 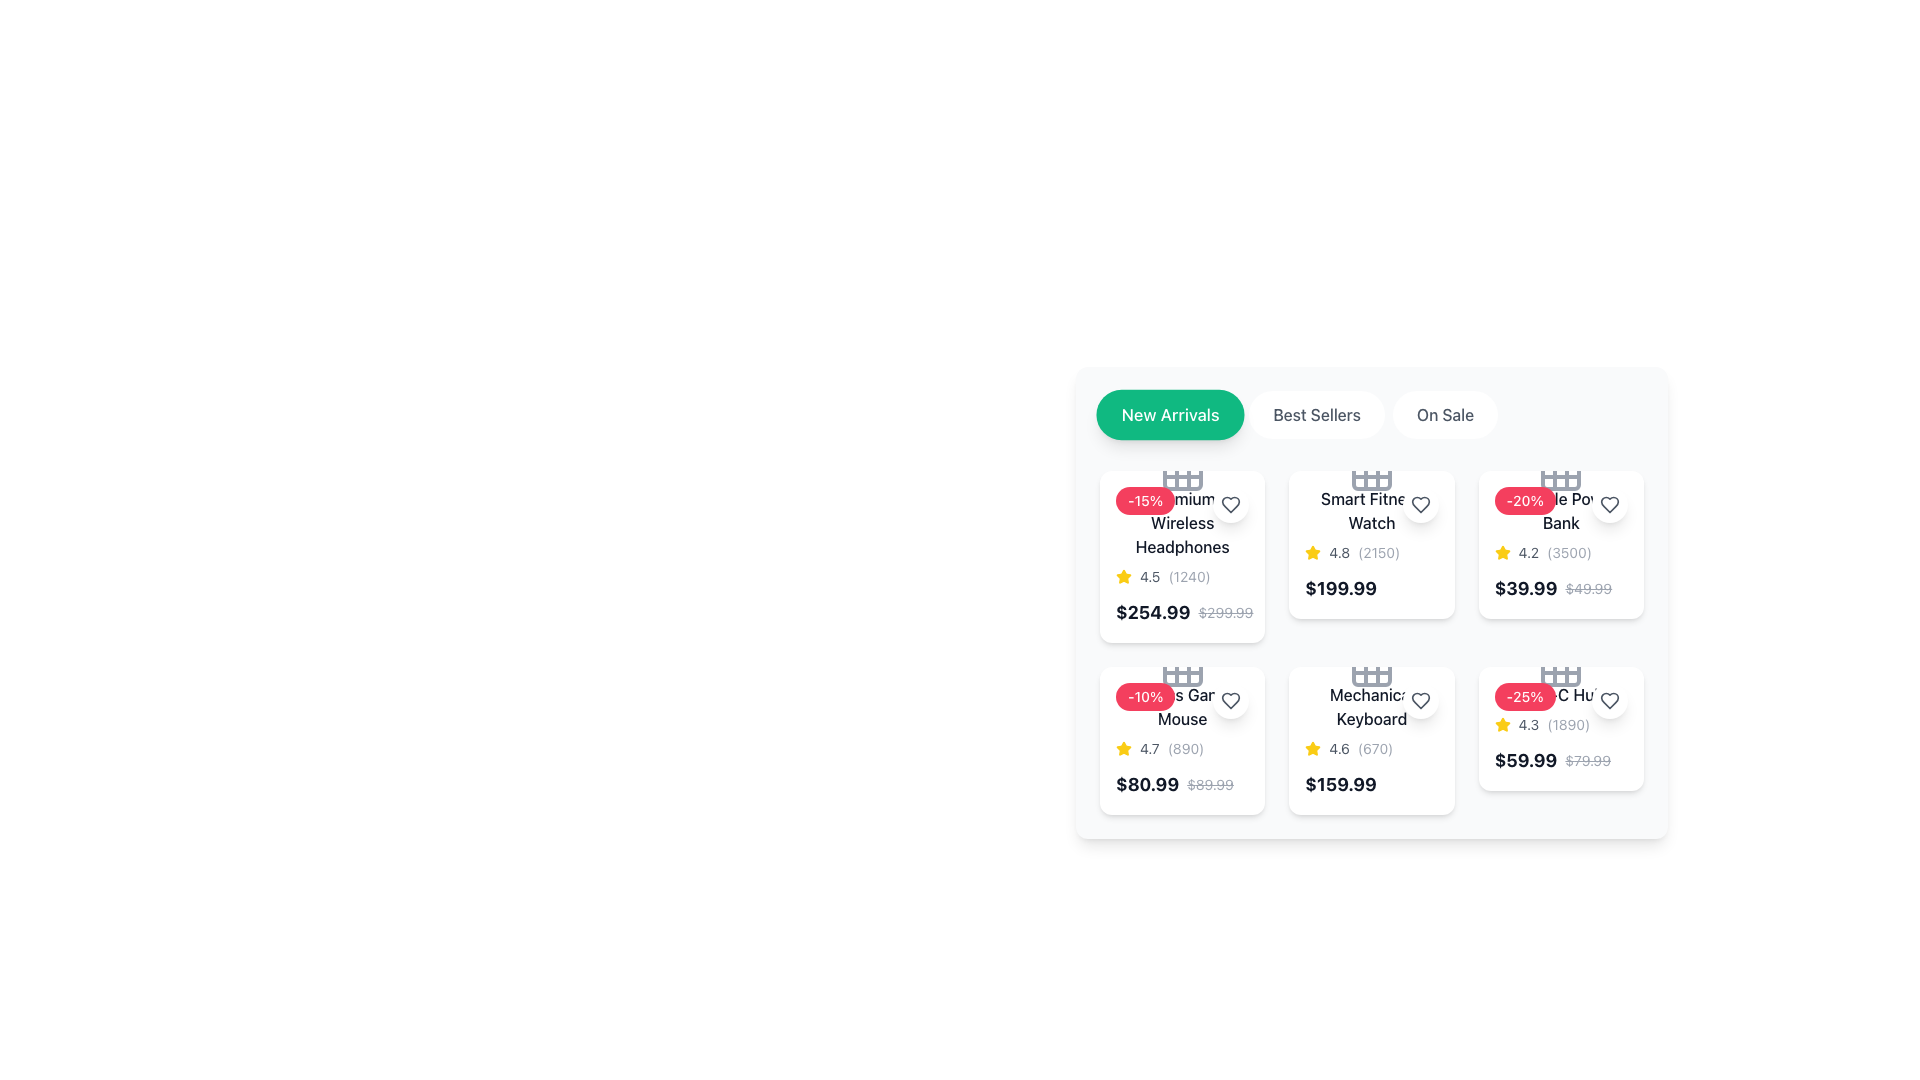 What do you see at coordinates (1587, 588) in the screenshot?
I see `the text element that represents the original price of the product, which is positioned to the right of the current price '$39.99' within the product card for 'Portable Power Bank'` at bounding box center [1587, 588].